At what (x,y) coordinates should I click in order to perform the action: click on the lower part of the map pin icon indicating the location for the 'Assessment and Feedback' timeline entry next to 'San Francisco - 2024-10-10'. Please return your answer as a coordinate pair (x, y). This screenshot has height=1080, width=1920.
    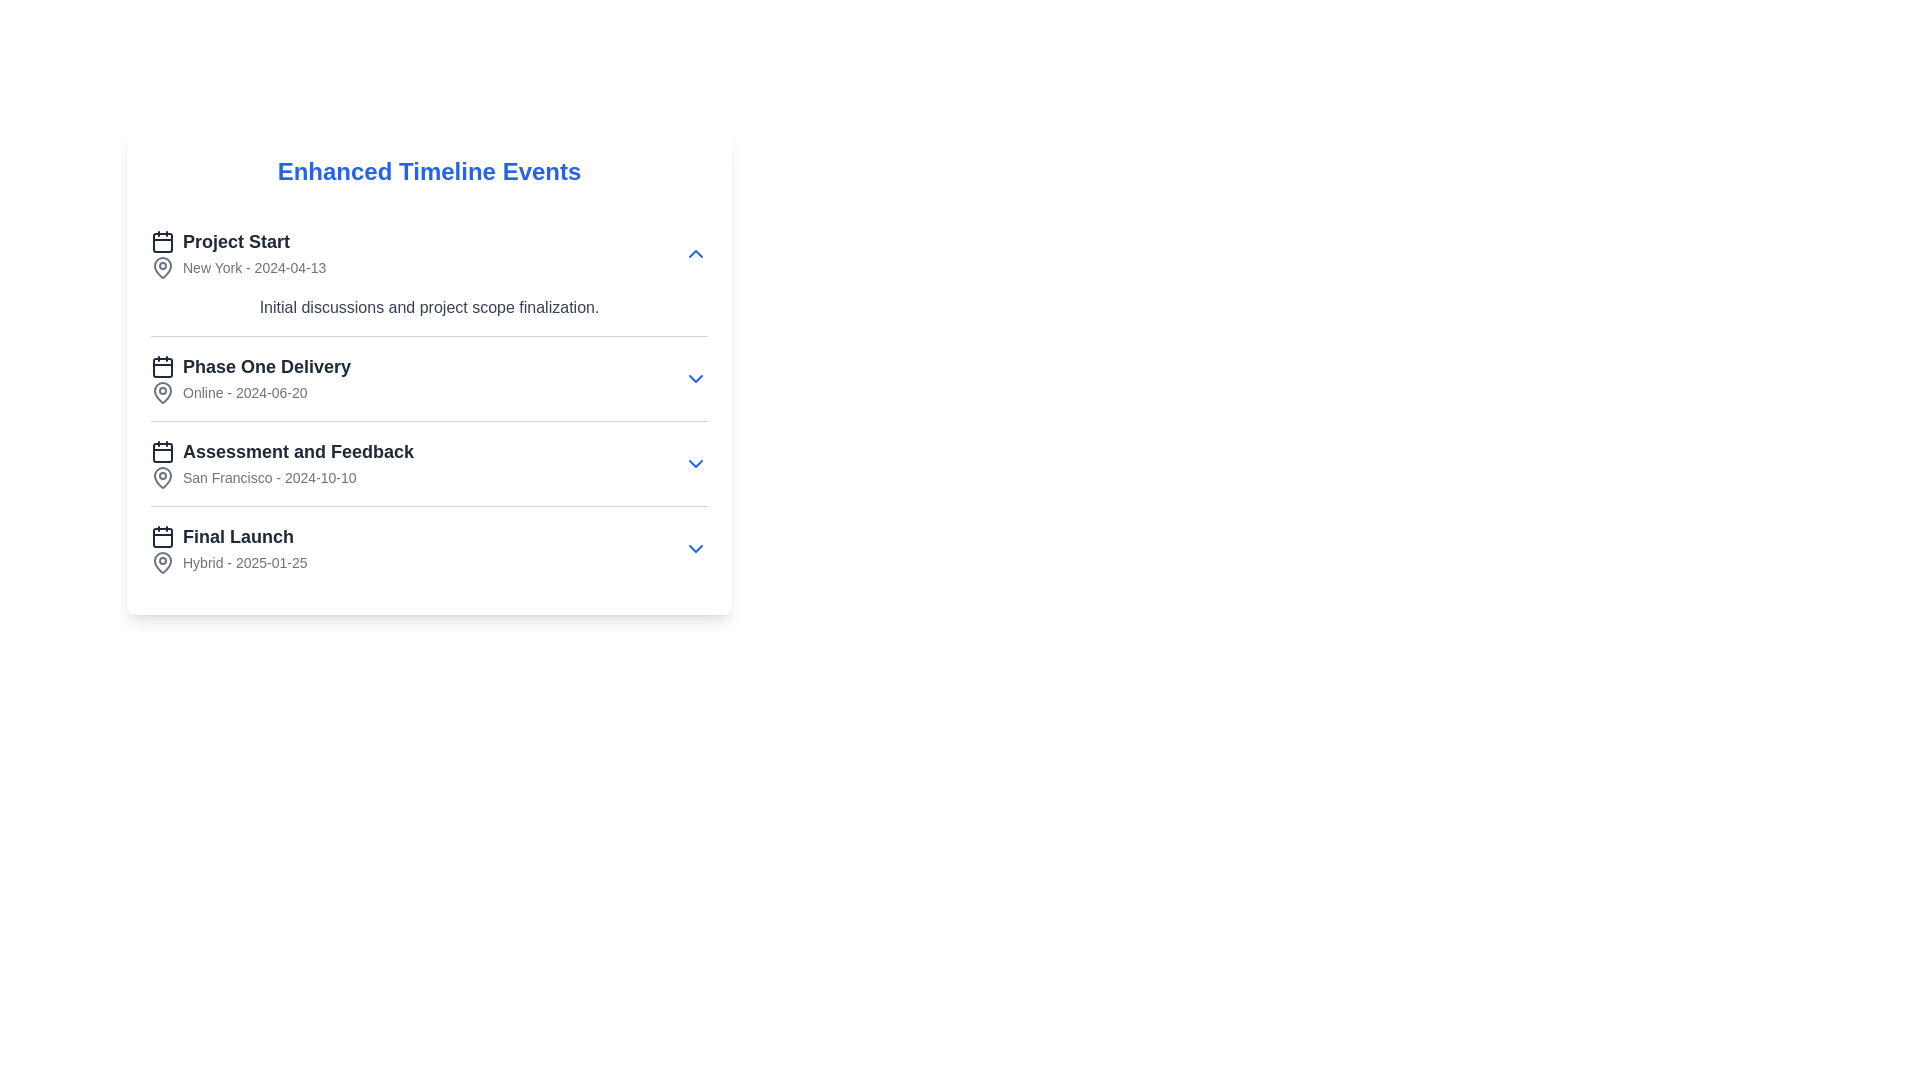
    Looking at the image, I should click on (163, 478).